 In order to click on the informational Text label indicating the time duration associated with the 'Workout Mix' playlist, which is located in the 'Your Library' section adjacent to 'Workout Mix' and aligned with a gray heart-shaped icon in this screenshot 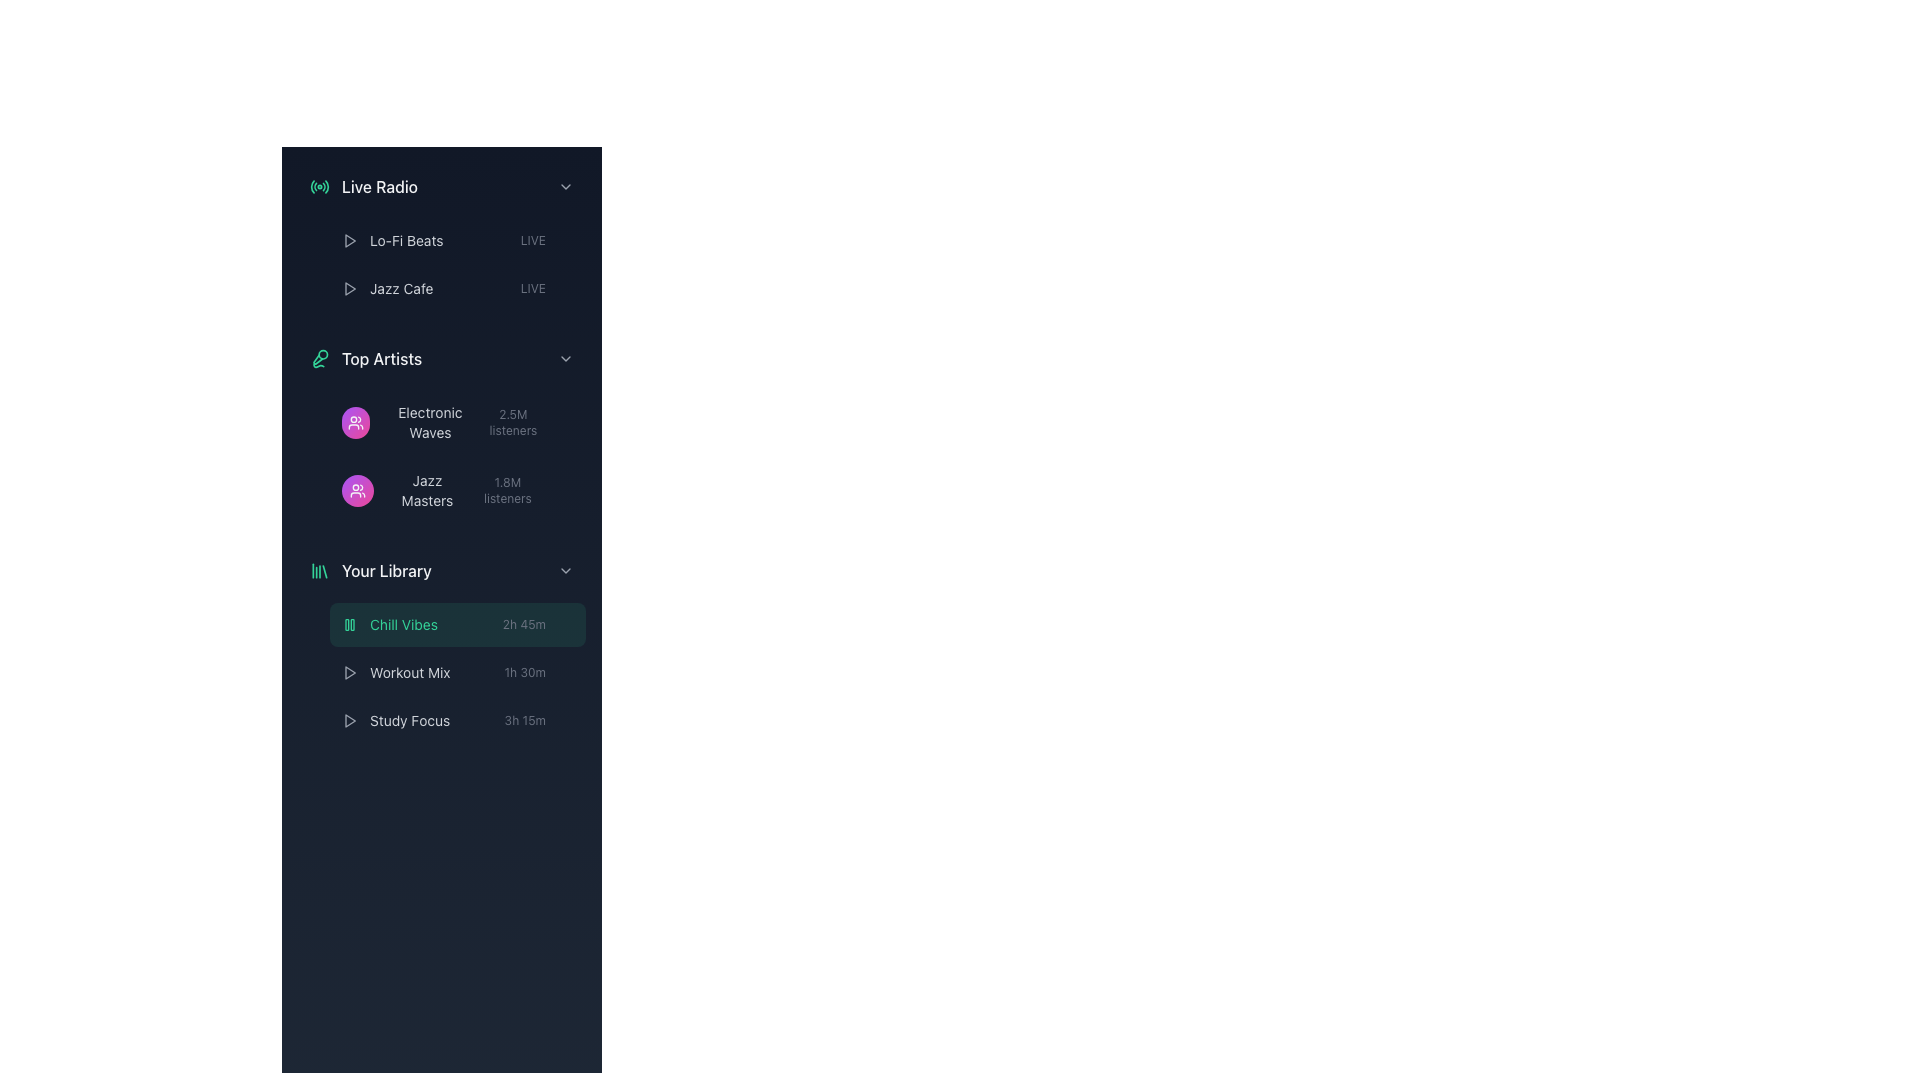, I will do `click(525, 672)`.